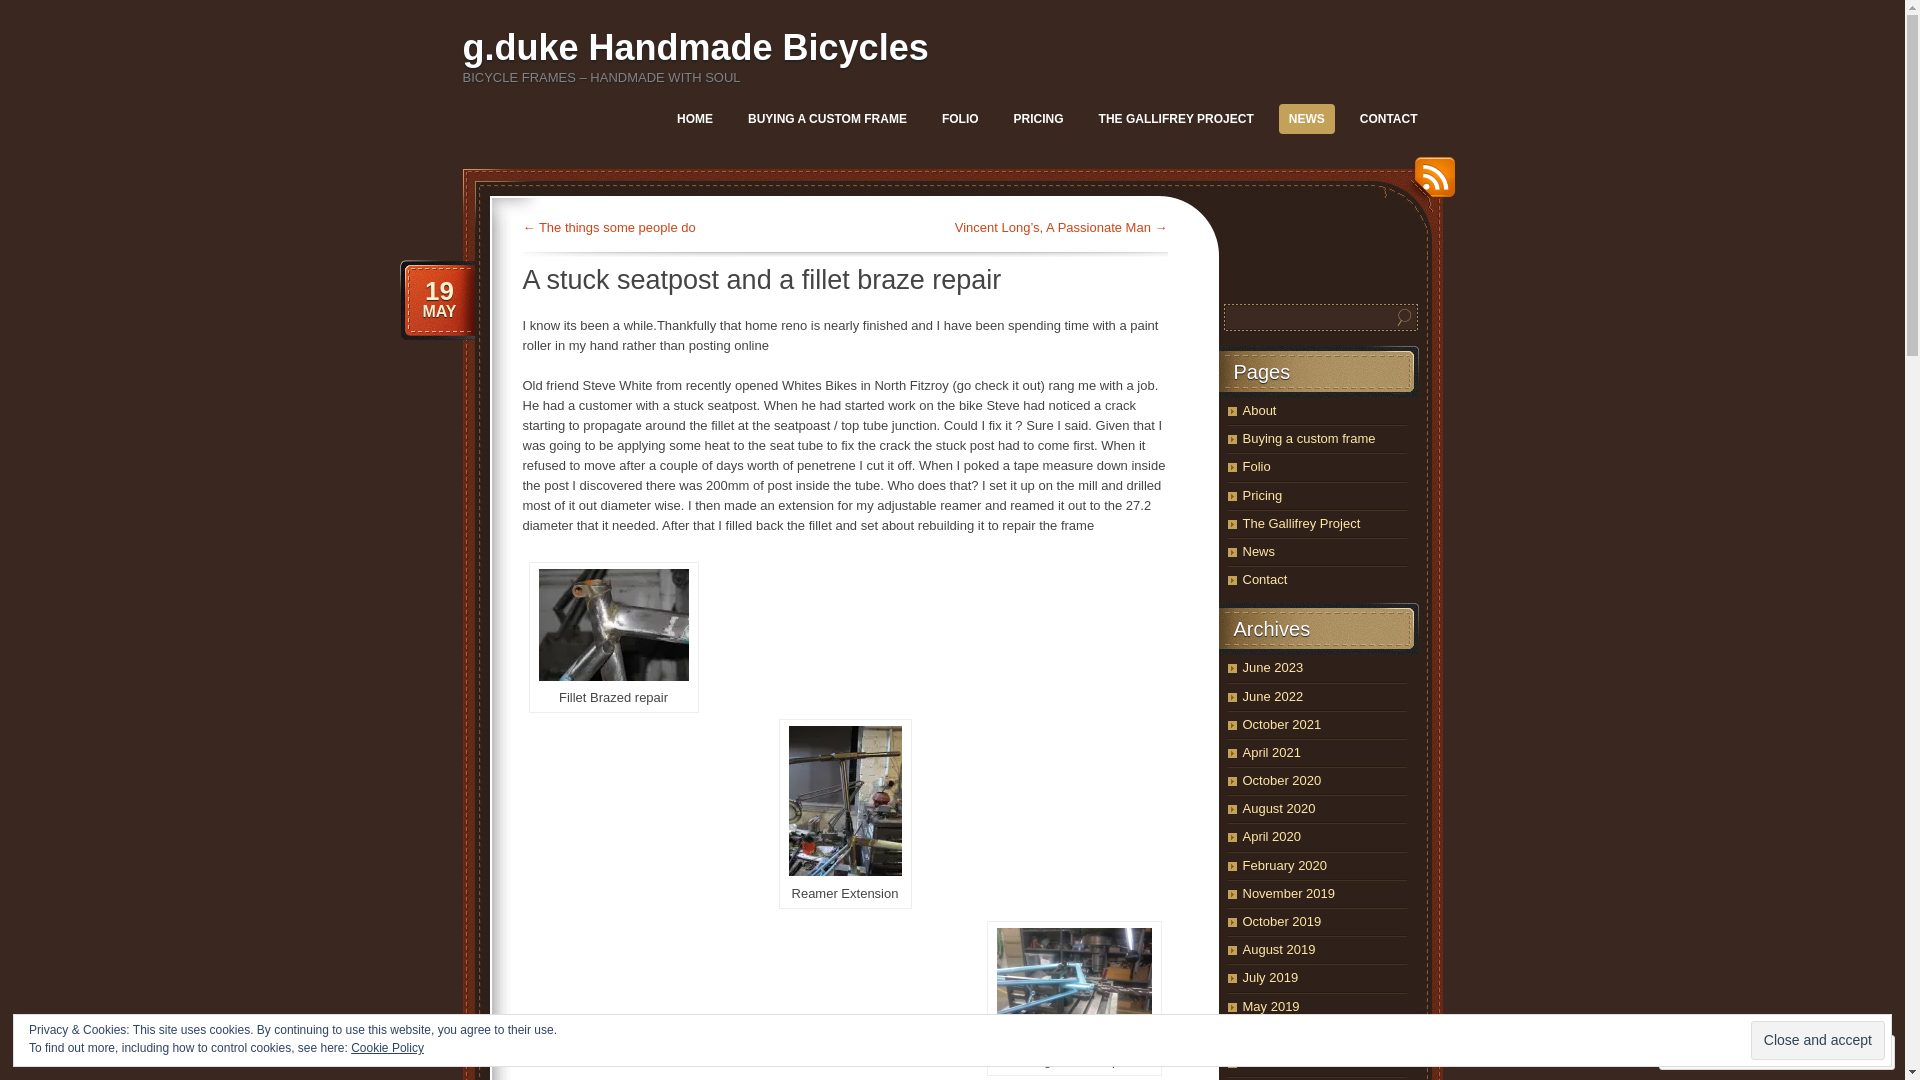  I want to click on 'April 2021', so click(1270, 752).